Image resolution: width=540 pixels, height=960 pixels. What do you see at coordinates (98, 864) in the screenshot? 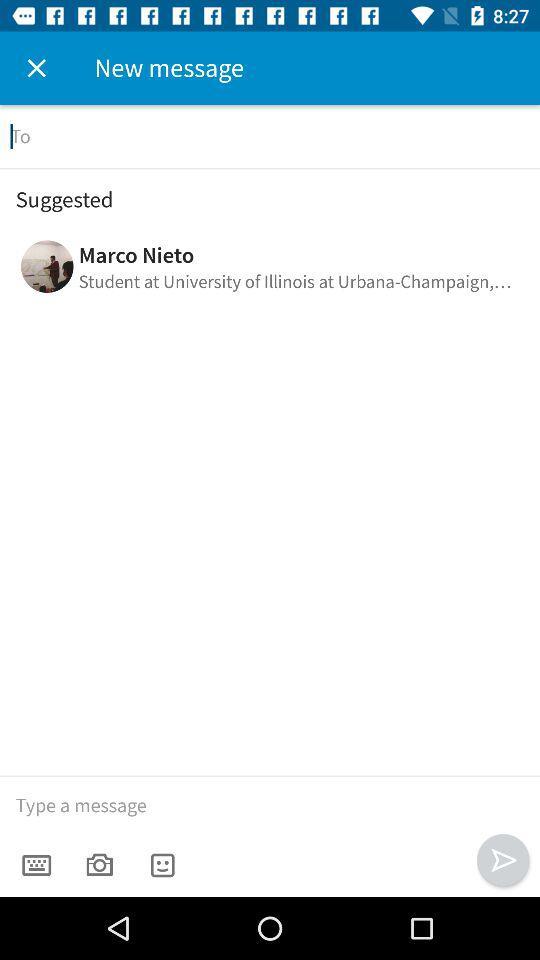
I see `the photo icon` at bounding box center [98, 864].